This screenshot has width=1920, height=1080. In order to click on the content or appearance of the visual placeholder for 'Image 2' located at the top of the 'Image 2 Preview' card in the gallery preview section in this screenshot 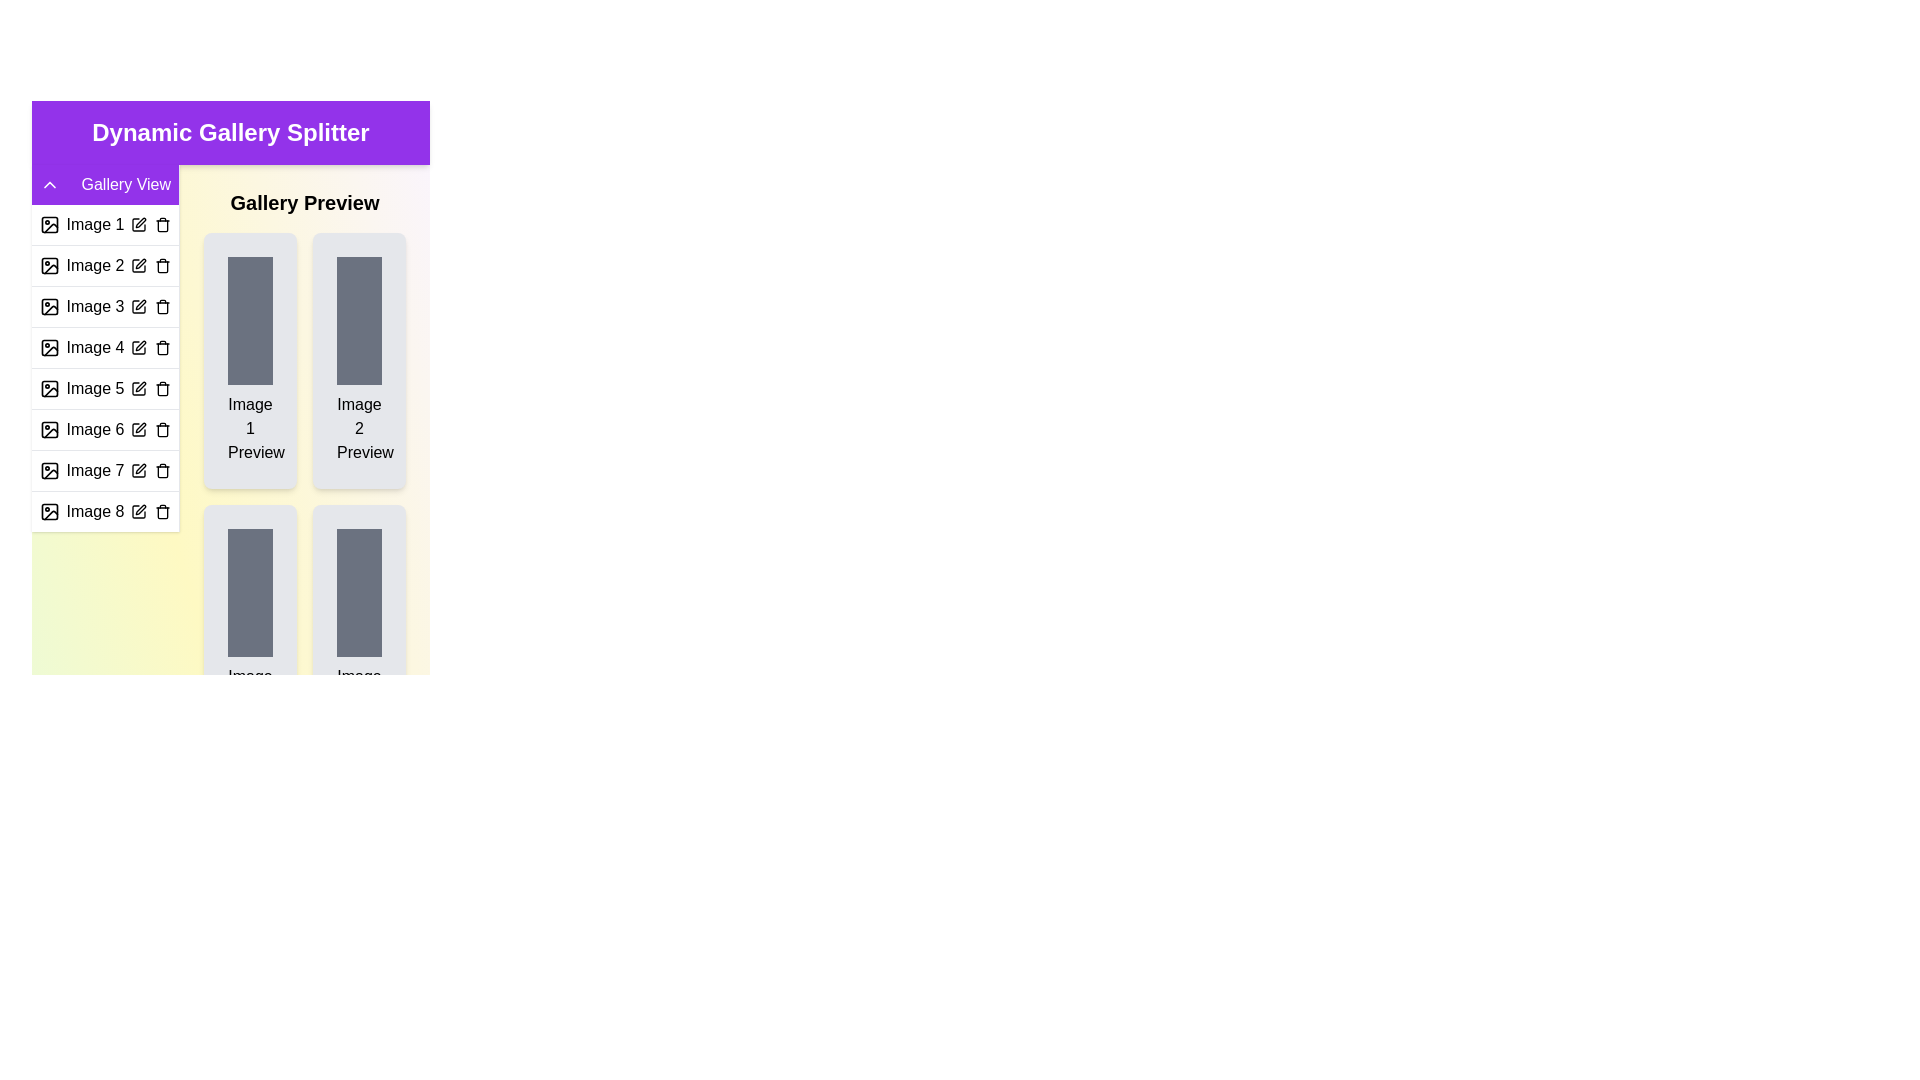, I will do `click(359, 319)`.